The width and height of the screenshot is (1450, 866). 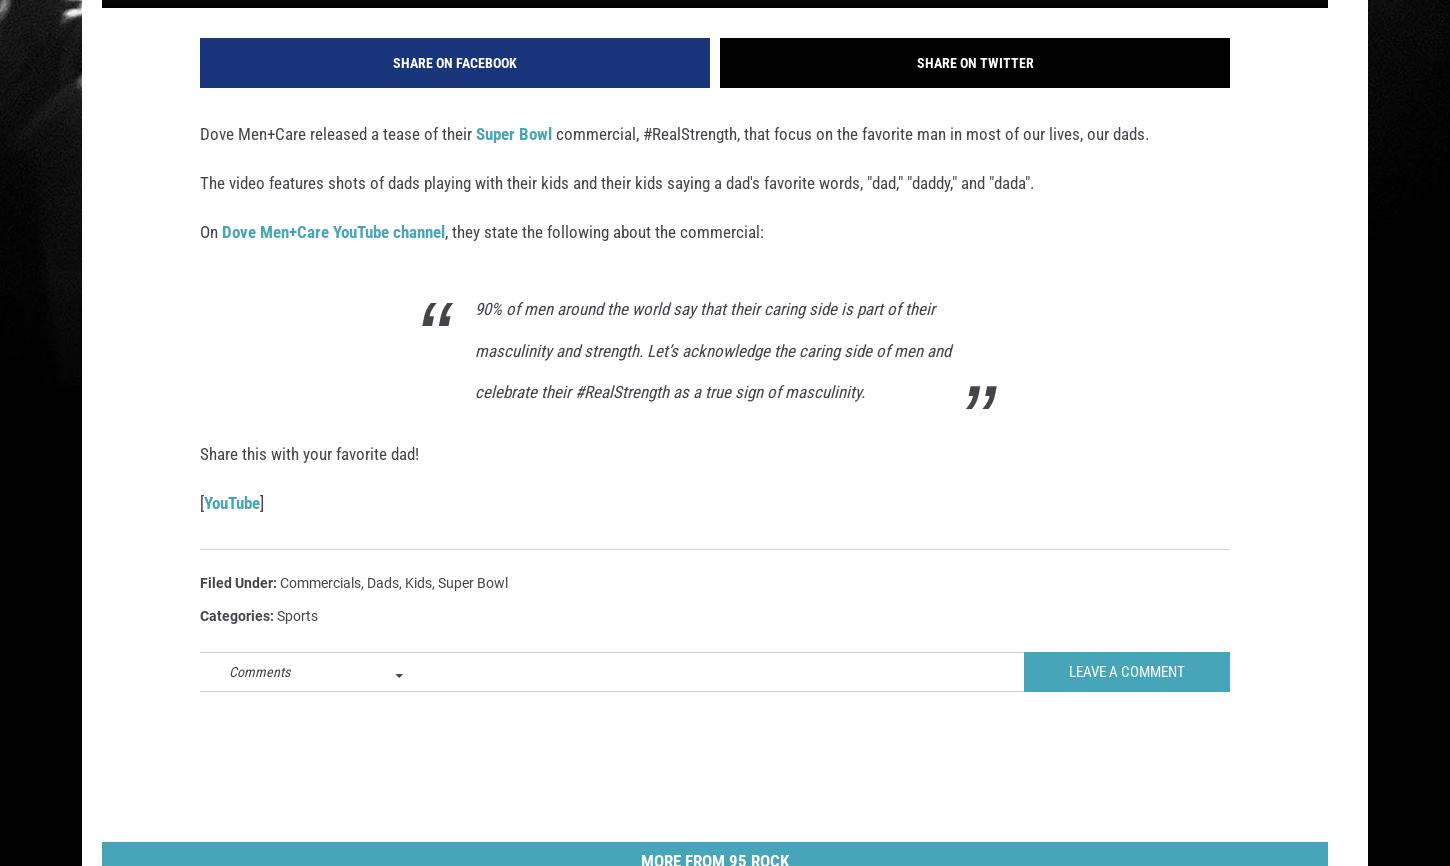 What do you see at coordinates (309, 480) in the screenshot?
I see `'Share this with your favorite dad!'` at bounding box center [309, 480].